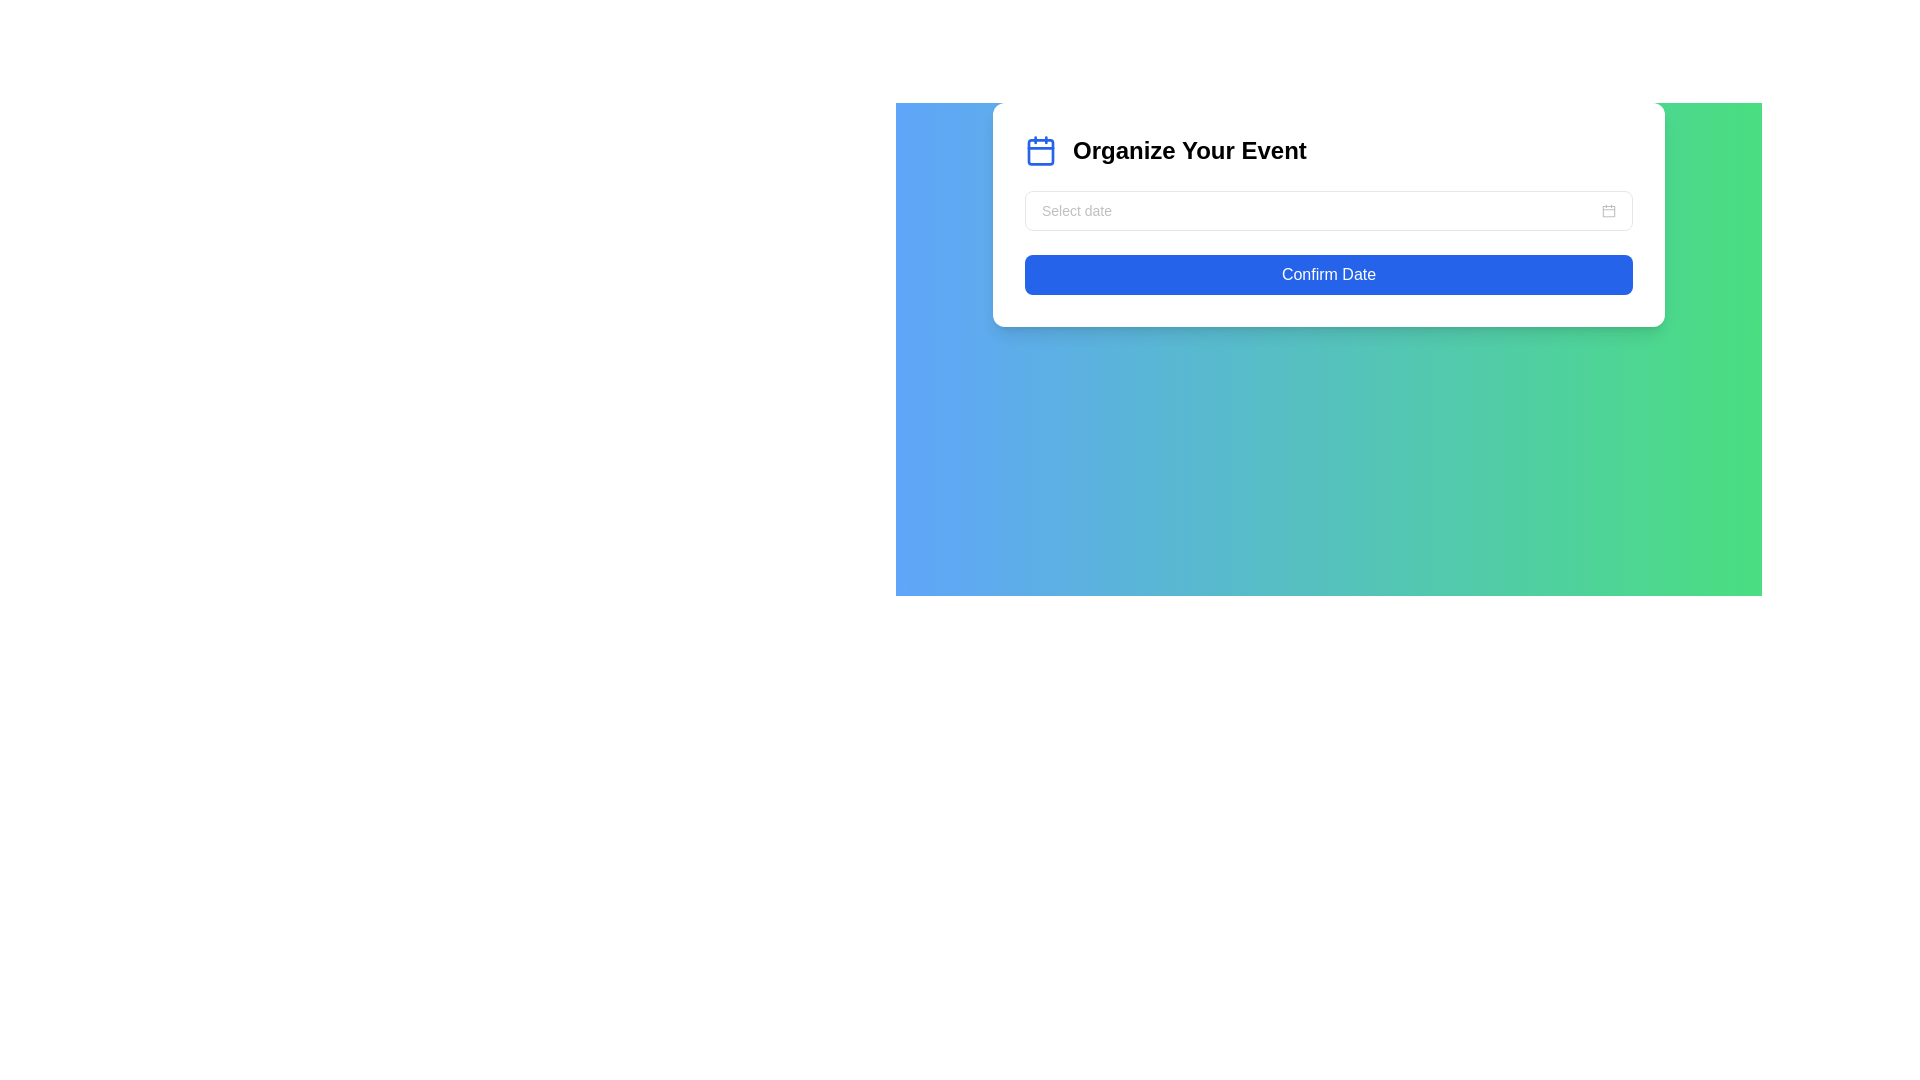 This screenshot has height=1080, width=1920. What do you see at coordinates (1329, 211) in the screenshot?
I see `the dropdown menu with calendar functionality to type or modify the date` at bounding box center [1329, 211].